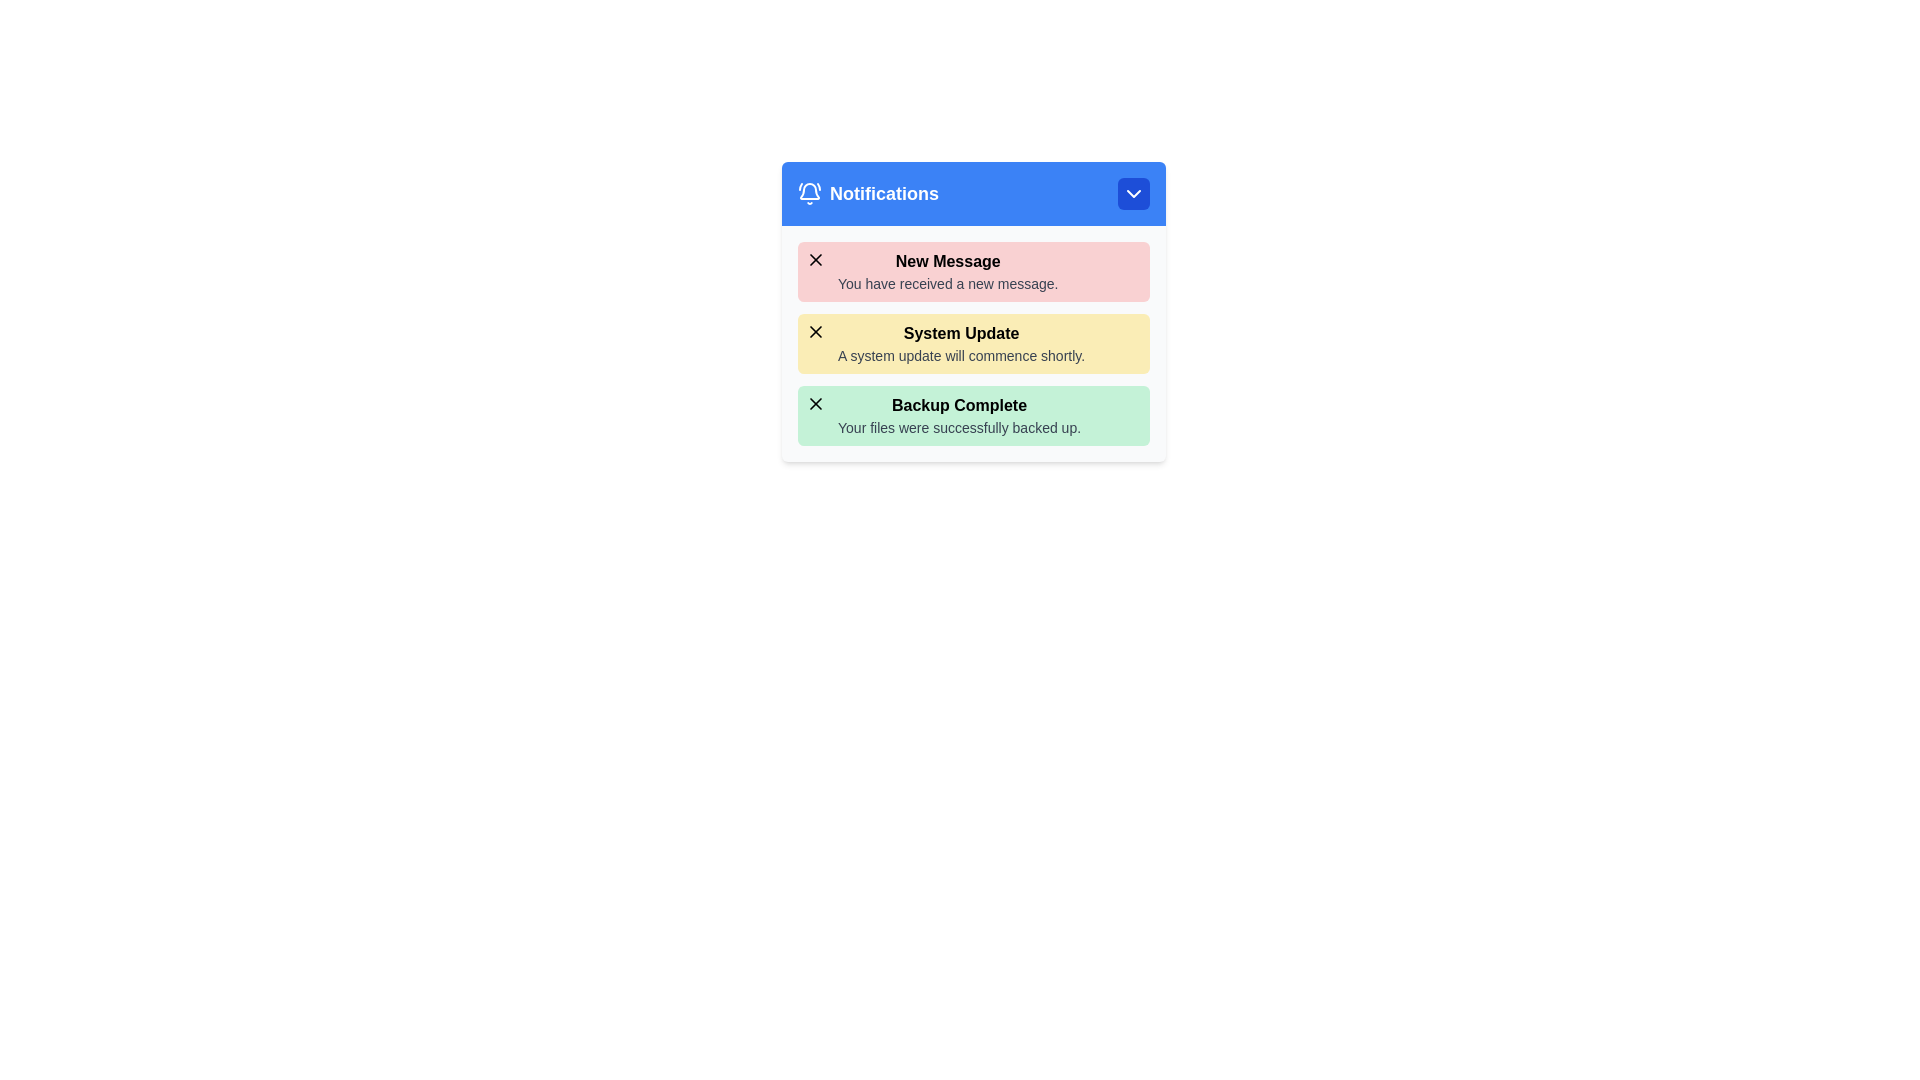 This screenshot has height=1080, width=1920. Describe the element at coordinates (961, 333) in the screenshot. I see `the 'System Update' text label, which is the title for the second notification in the list, featuring a bold font style and a light yellow background` at that location.